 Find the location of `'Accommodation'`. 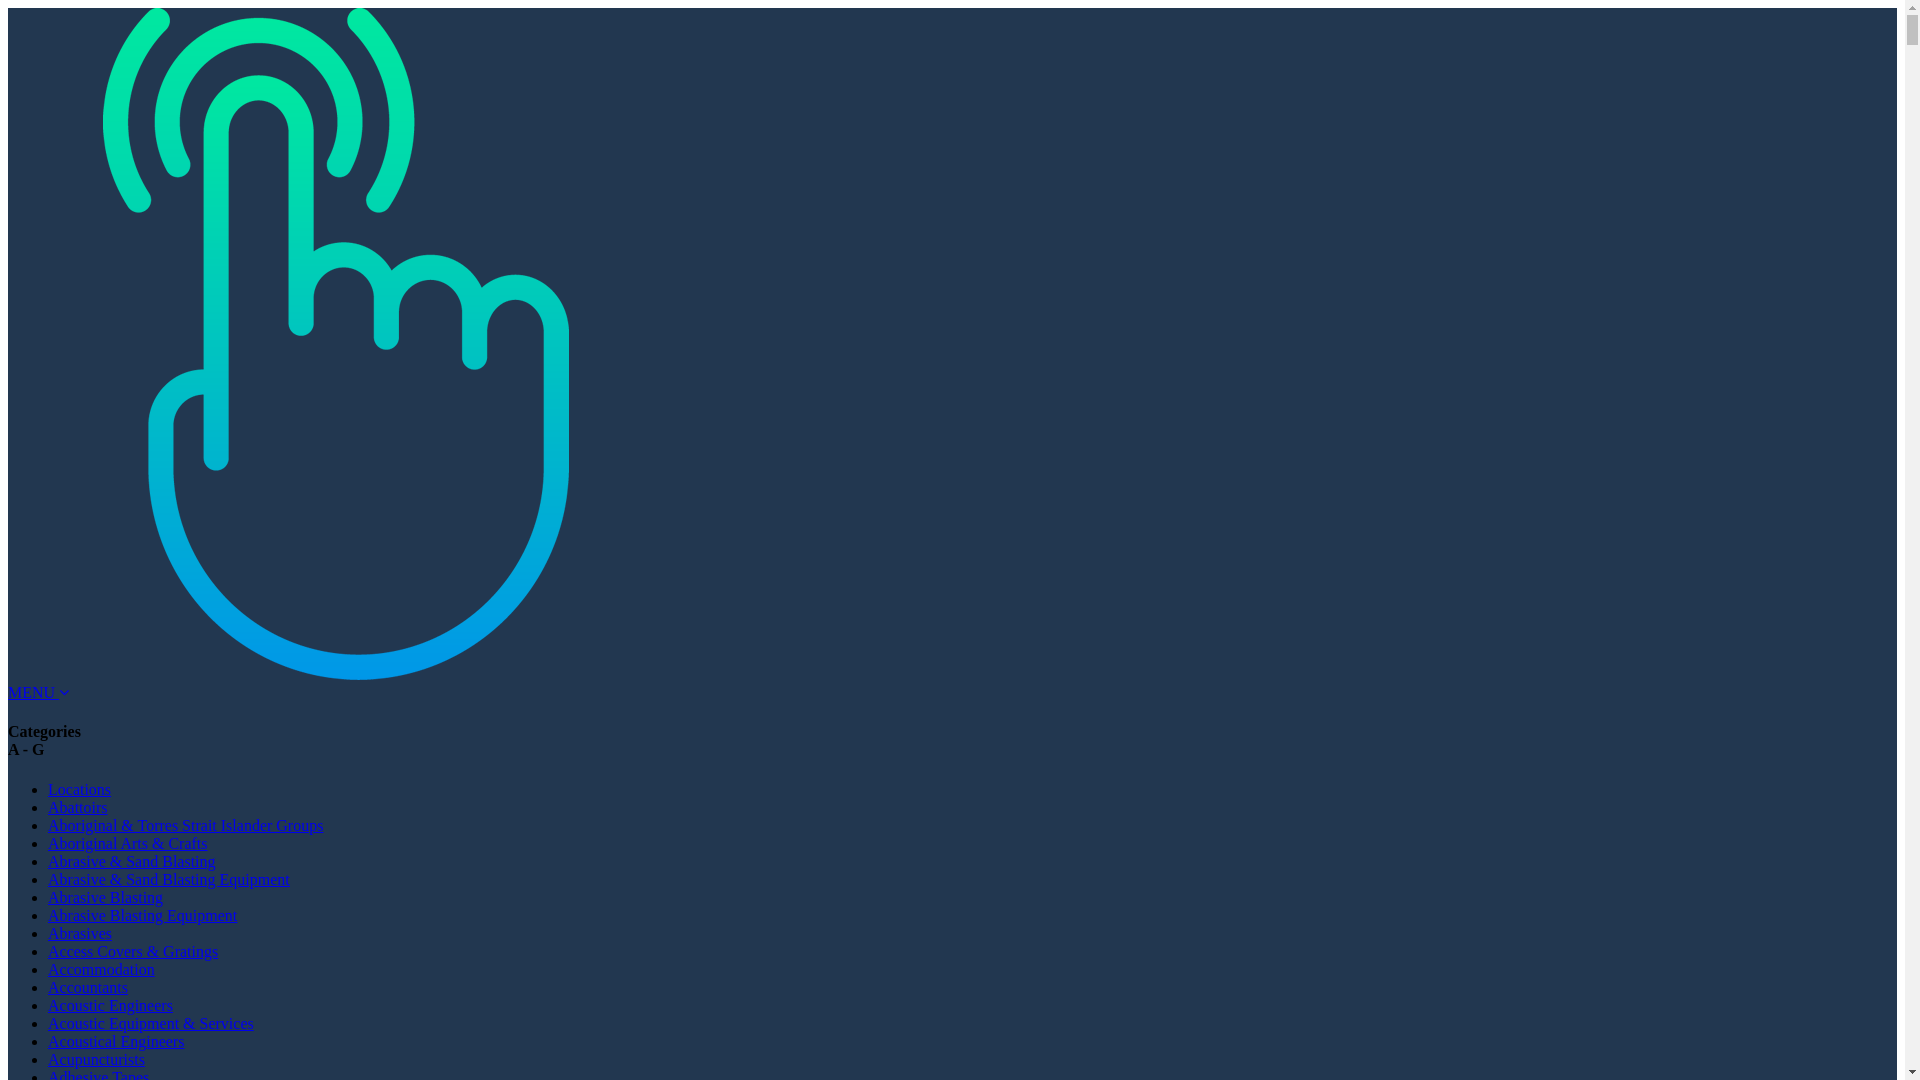

'Accommodation' is located at coordinates (100, 968).